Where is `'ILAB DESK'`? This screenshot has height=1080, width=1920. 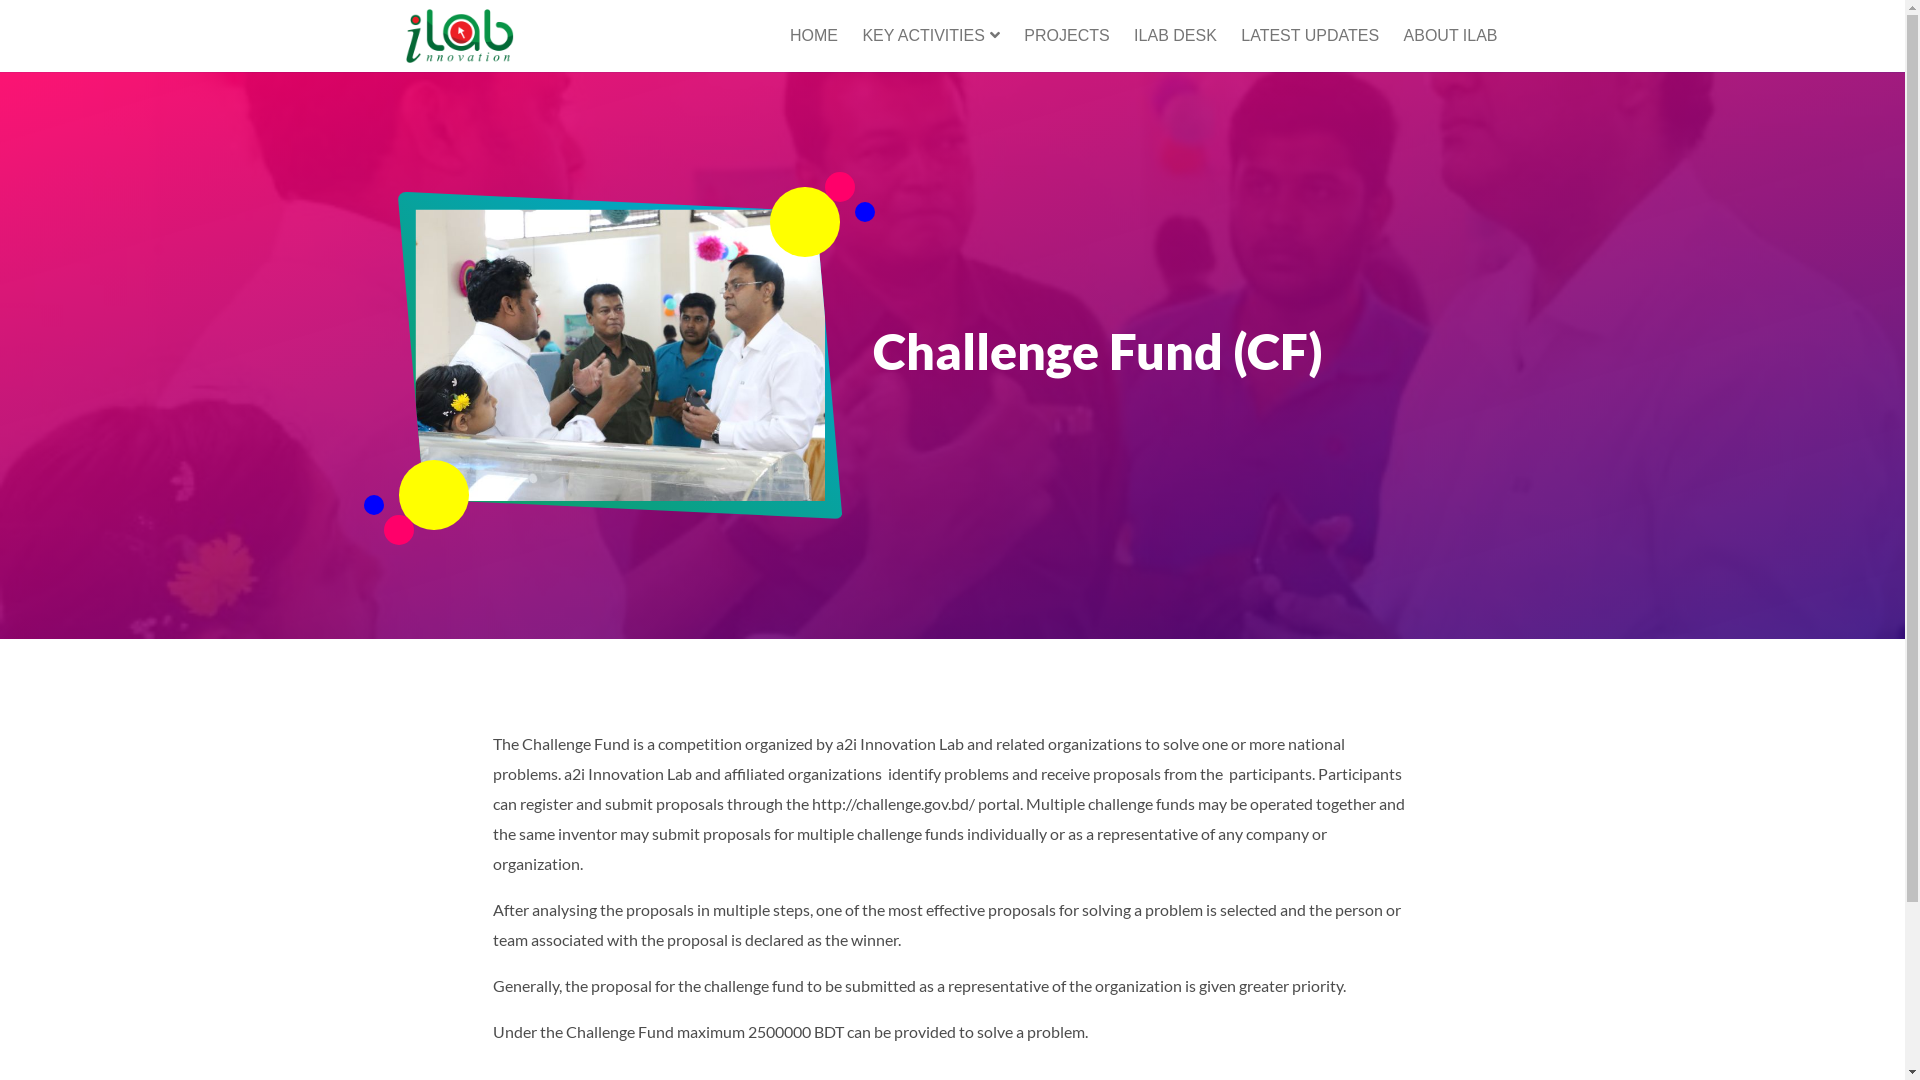 'ILAB DESK' is located at coordinates (1175, 35).